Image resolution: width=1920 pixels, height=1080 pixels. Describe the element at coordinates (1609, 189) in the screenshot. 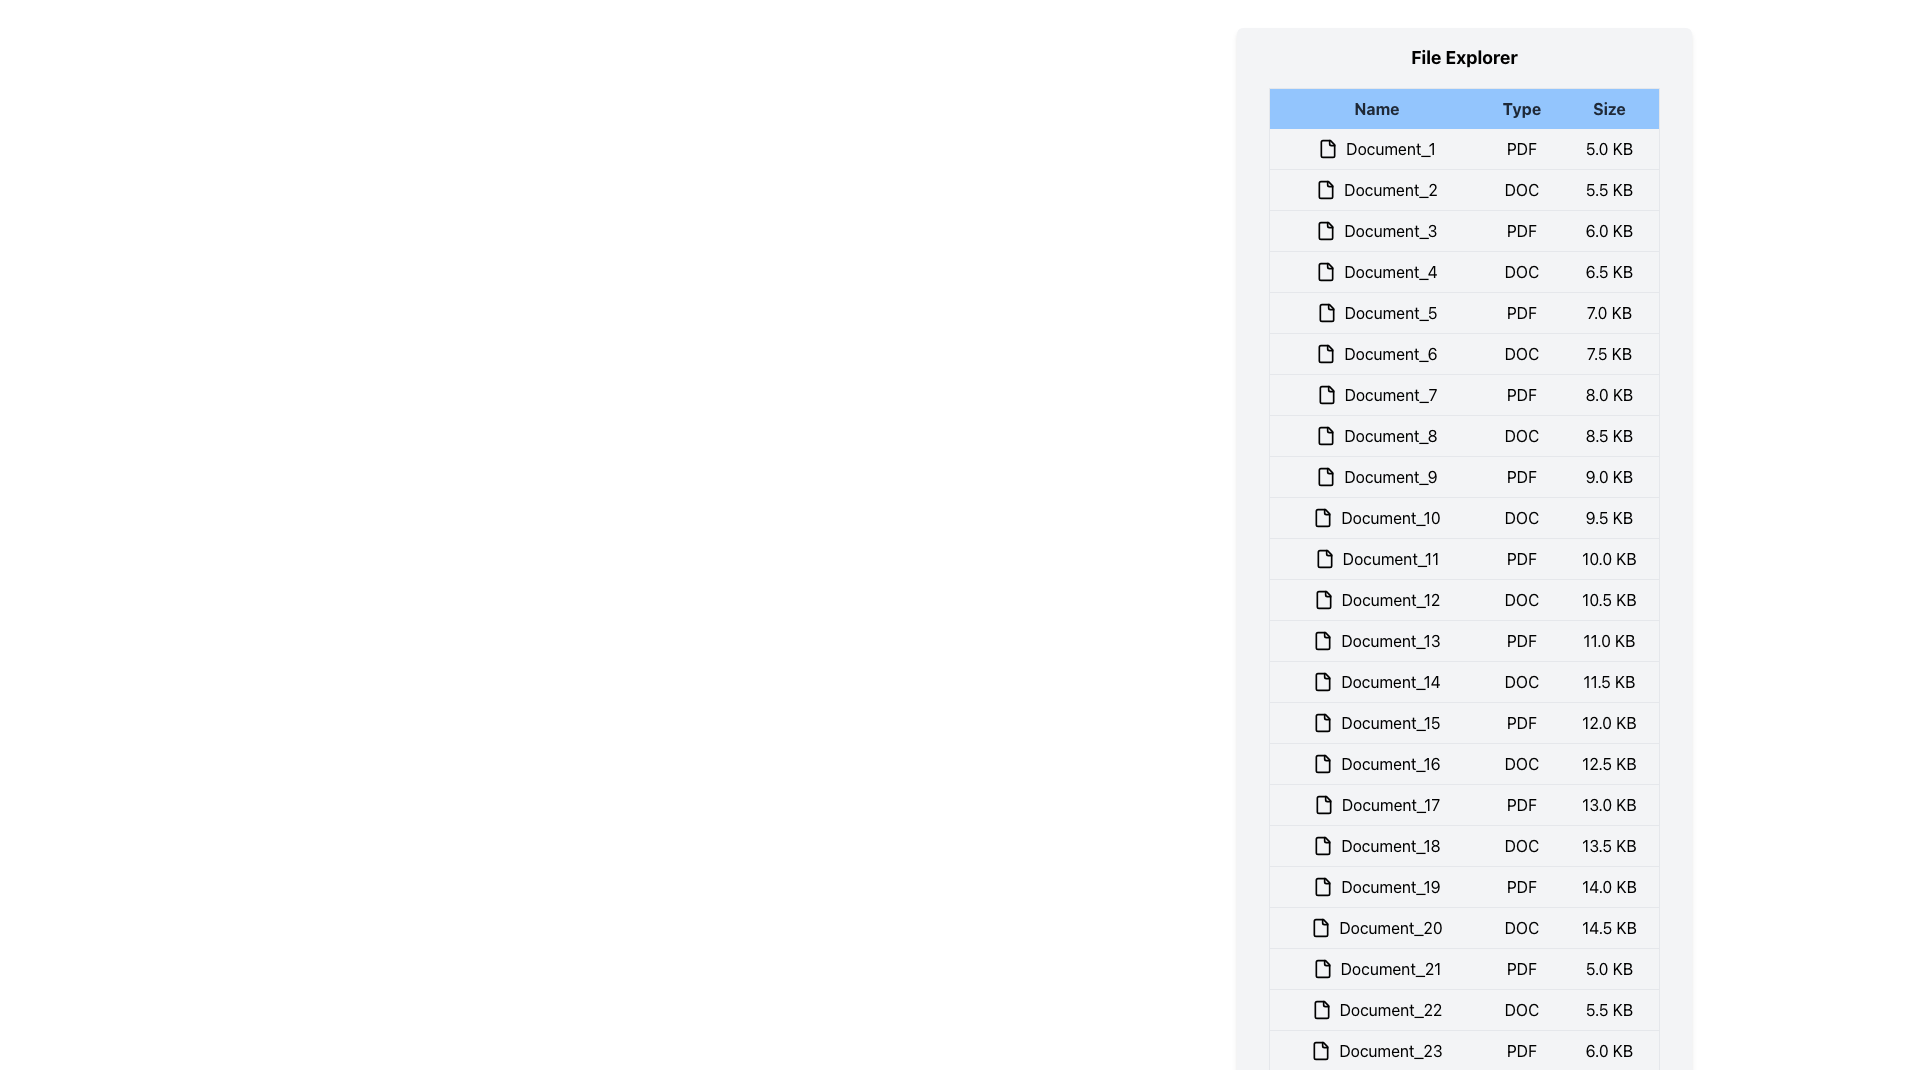

I see `the text label displaying '5.5 KB', which represents the file size in the file listing interface, aligned to the right under the 'Size' column` at that location.